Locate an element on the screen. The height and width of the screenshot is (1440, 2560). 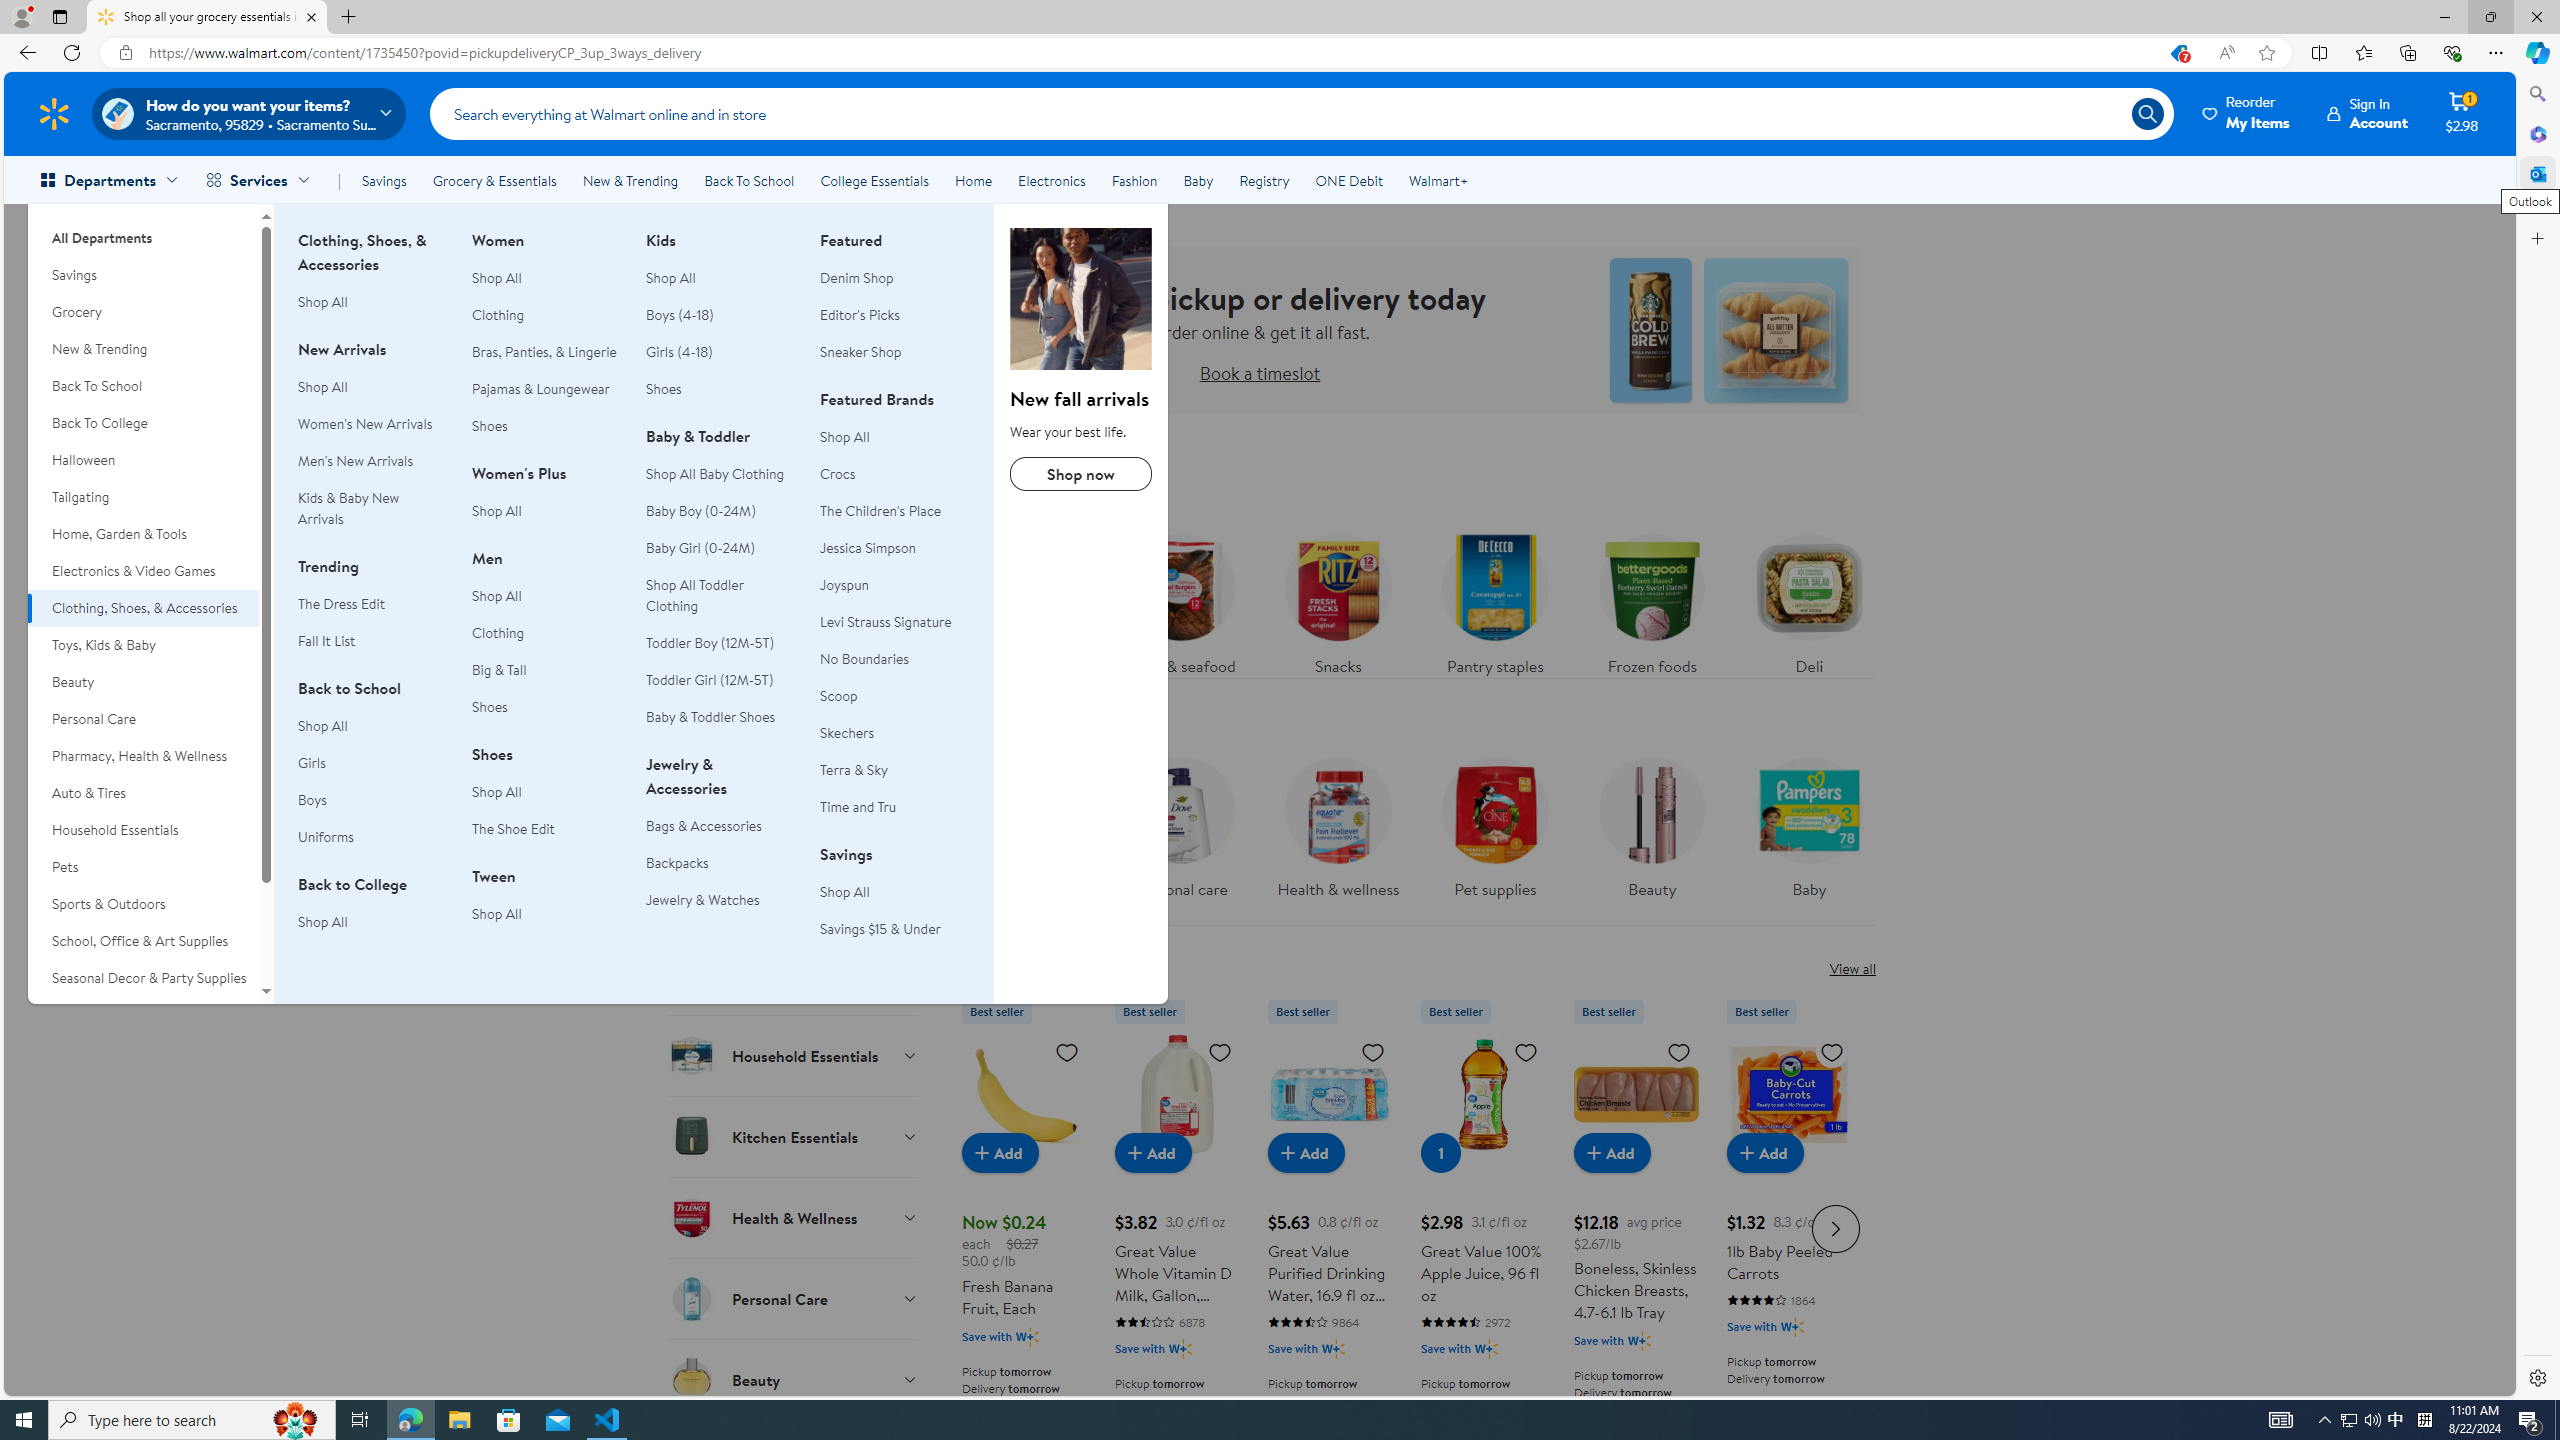
'FeaturedDenim ShopEditor' is located at coordinates (893, 306).